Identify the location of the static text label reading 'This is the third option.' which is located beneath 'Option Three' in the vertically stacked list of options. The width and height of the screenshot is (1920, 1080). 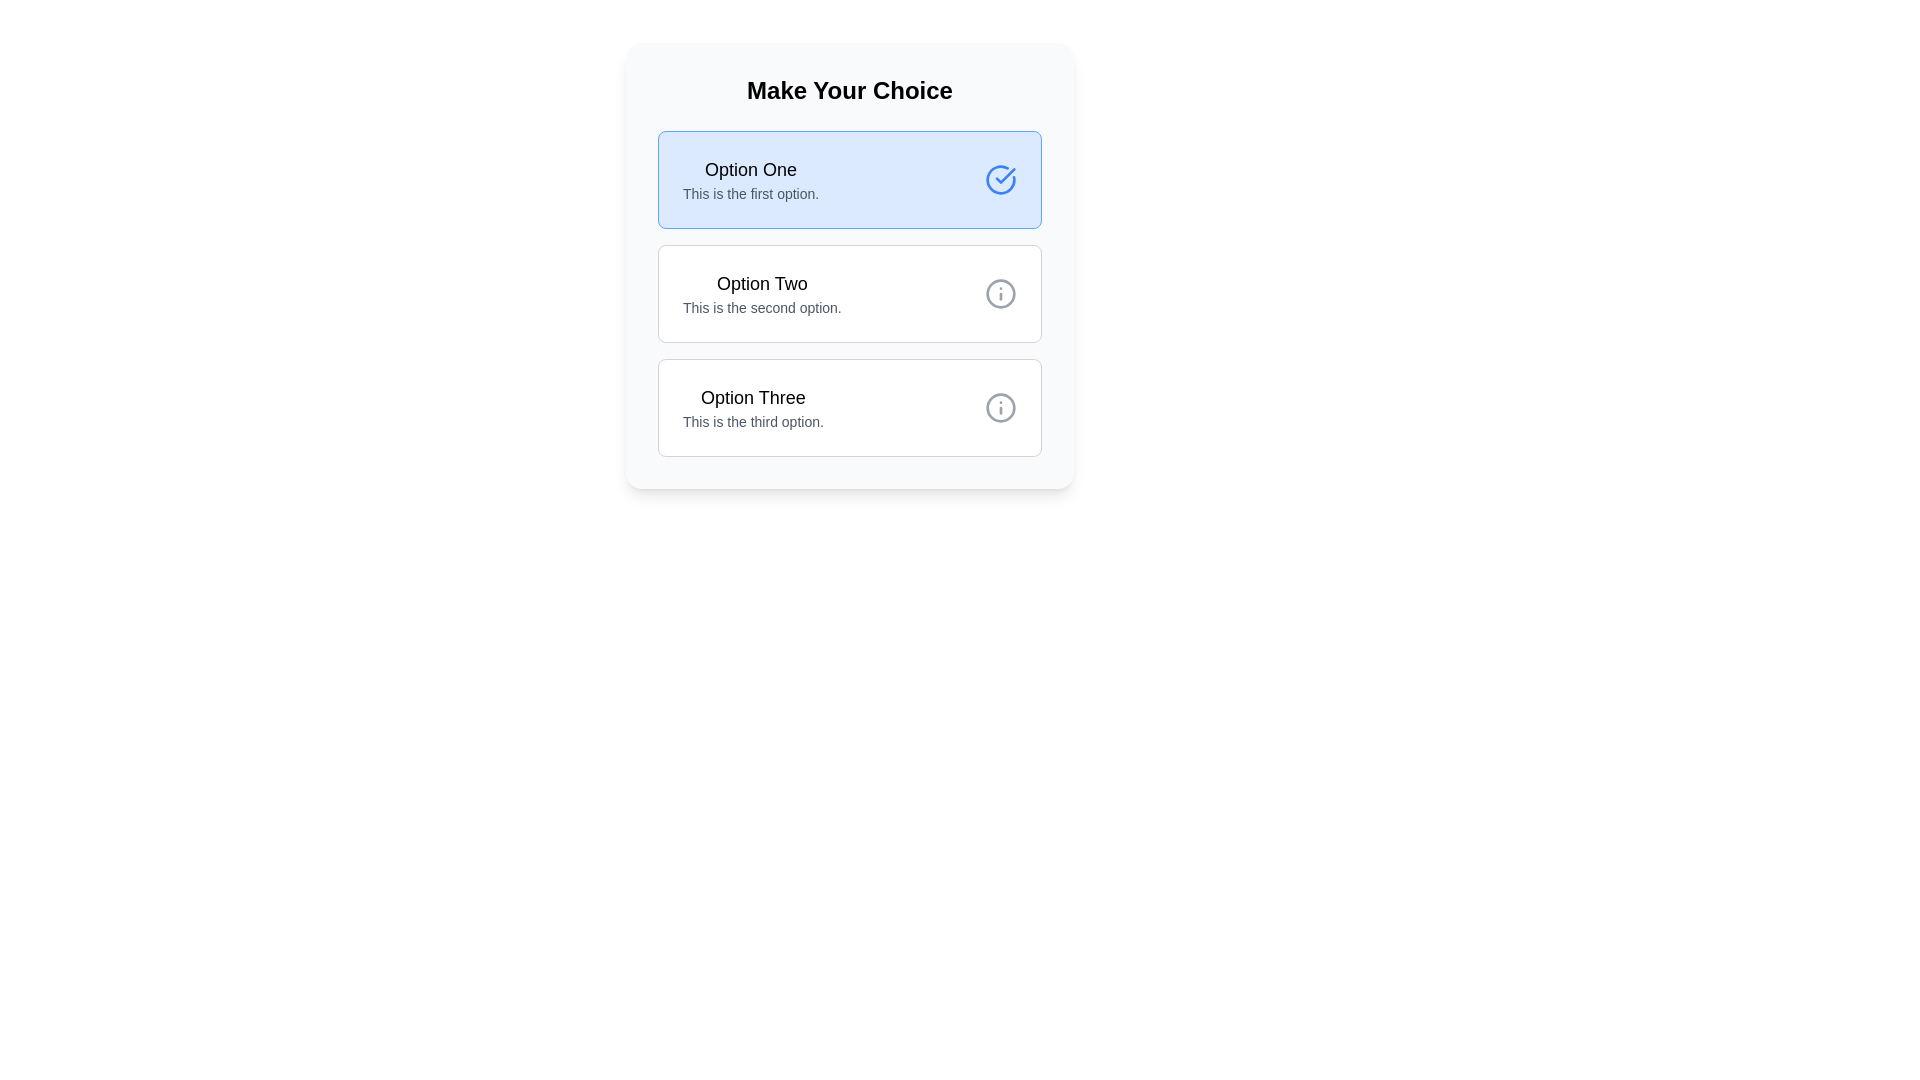
(752, 420).